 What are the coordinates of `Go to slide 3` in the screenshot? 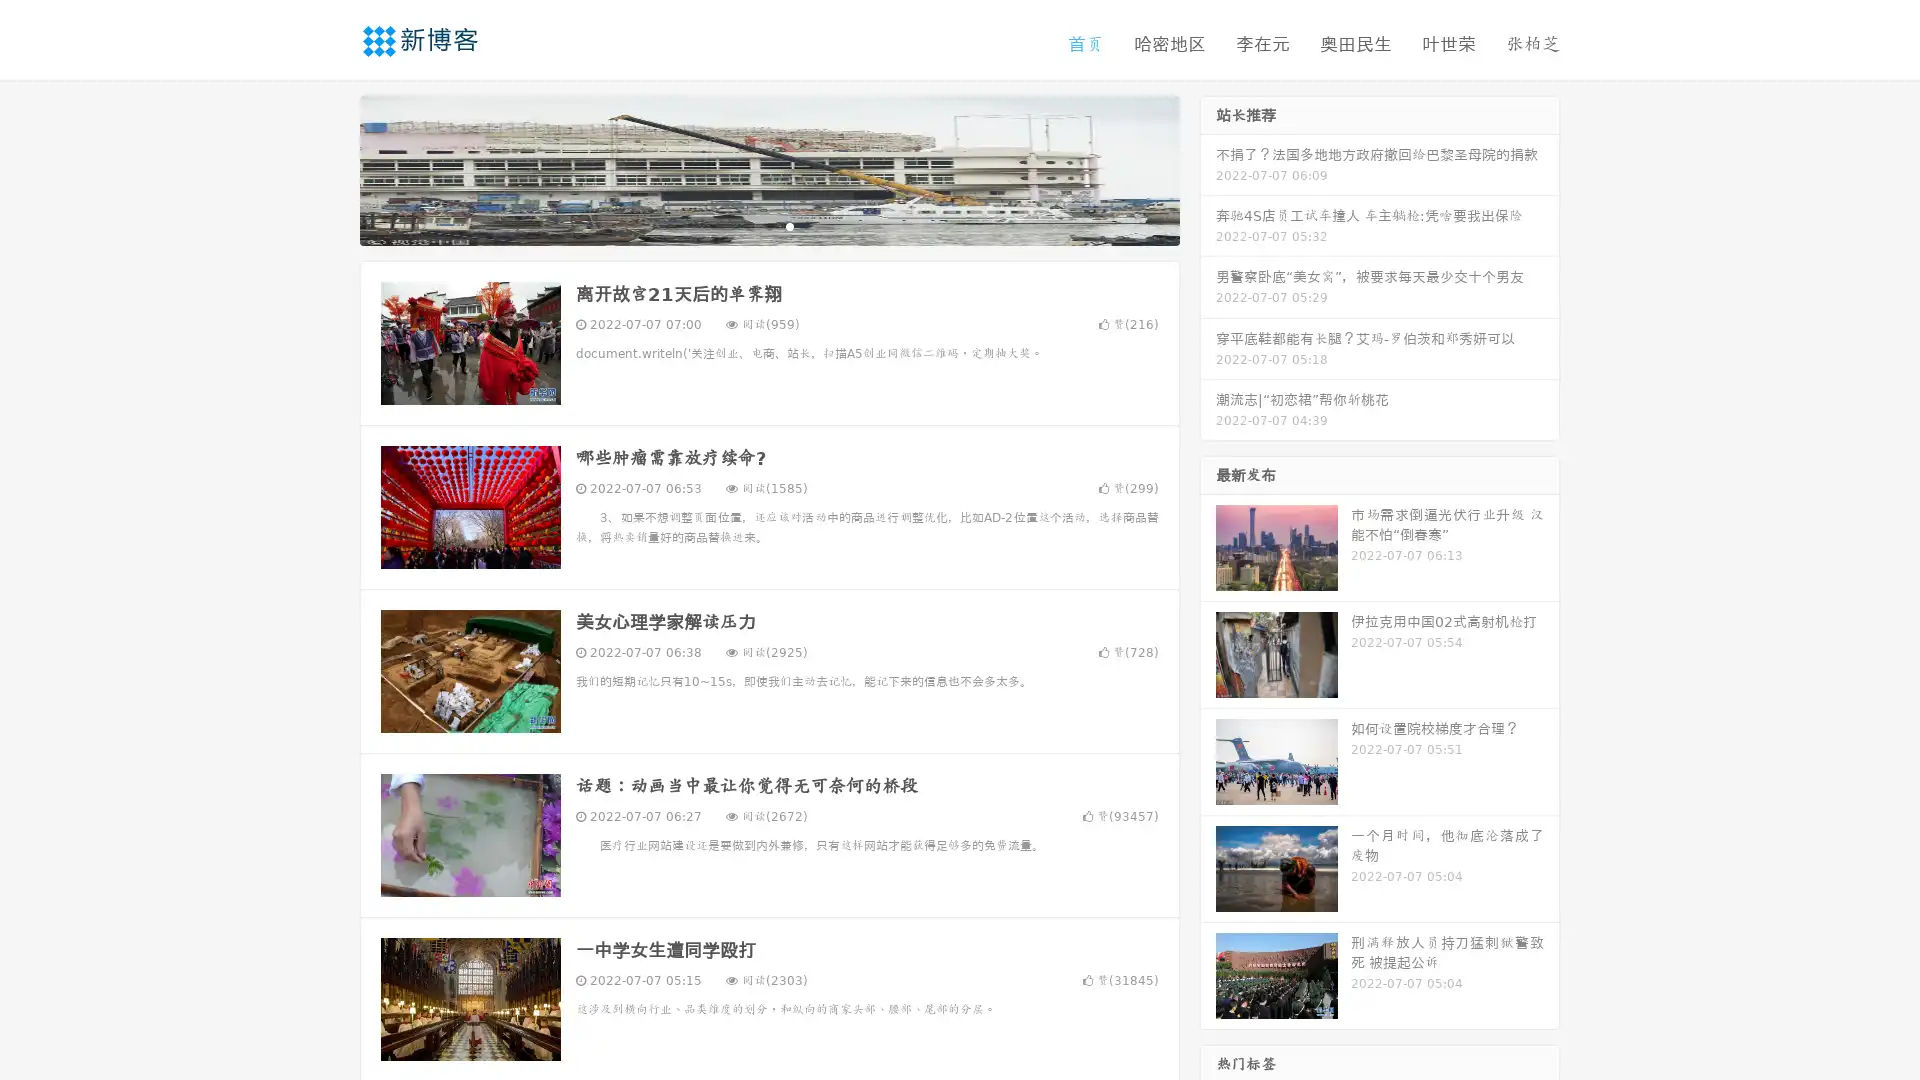 It's located at (789, 225).